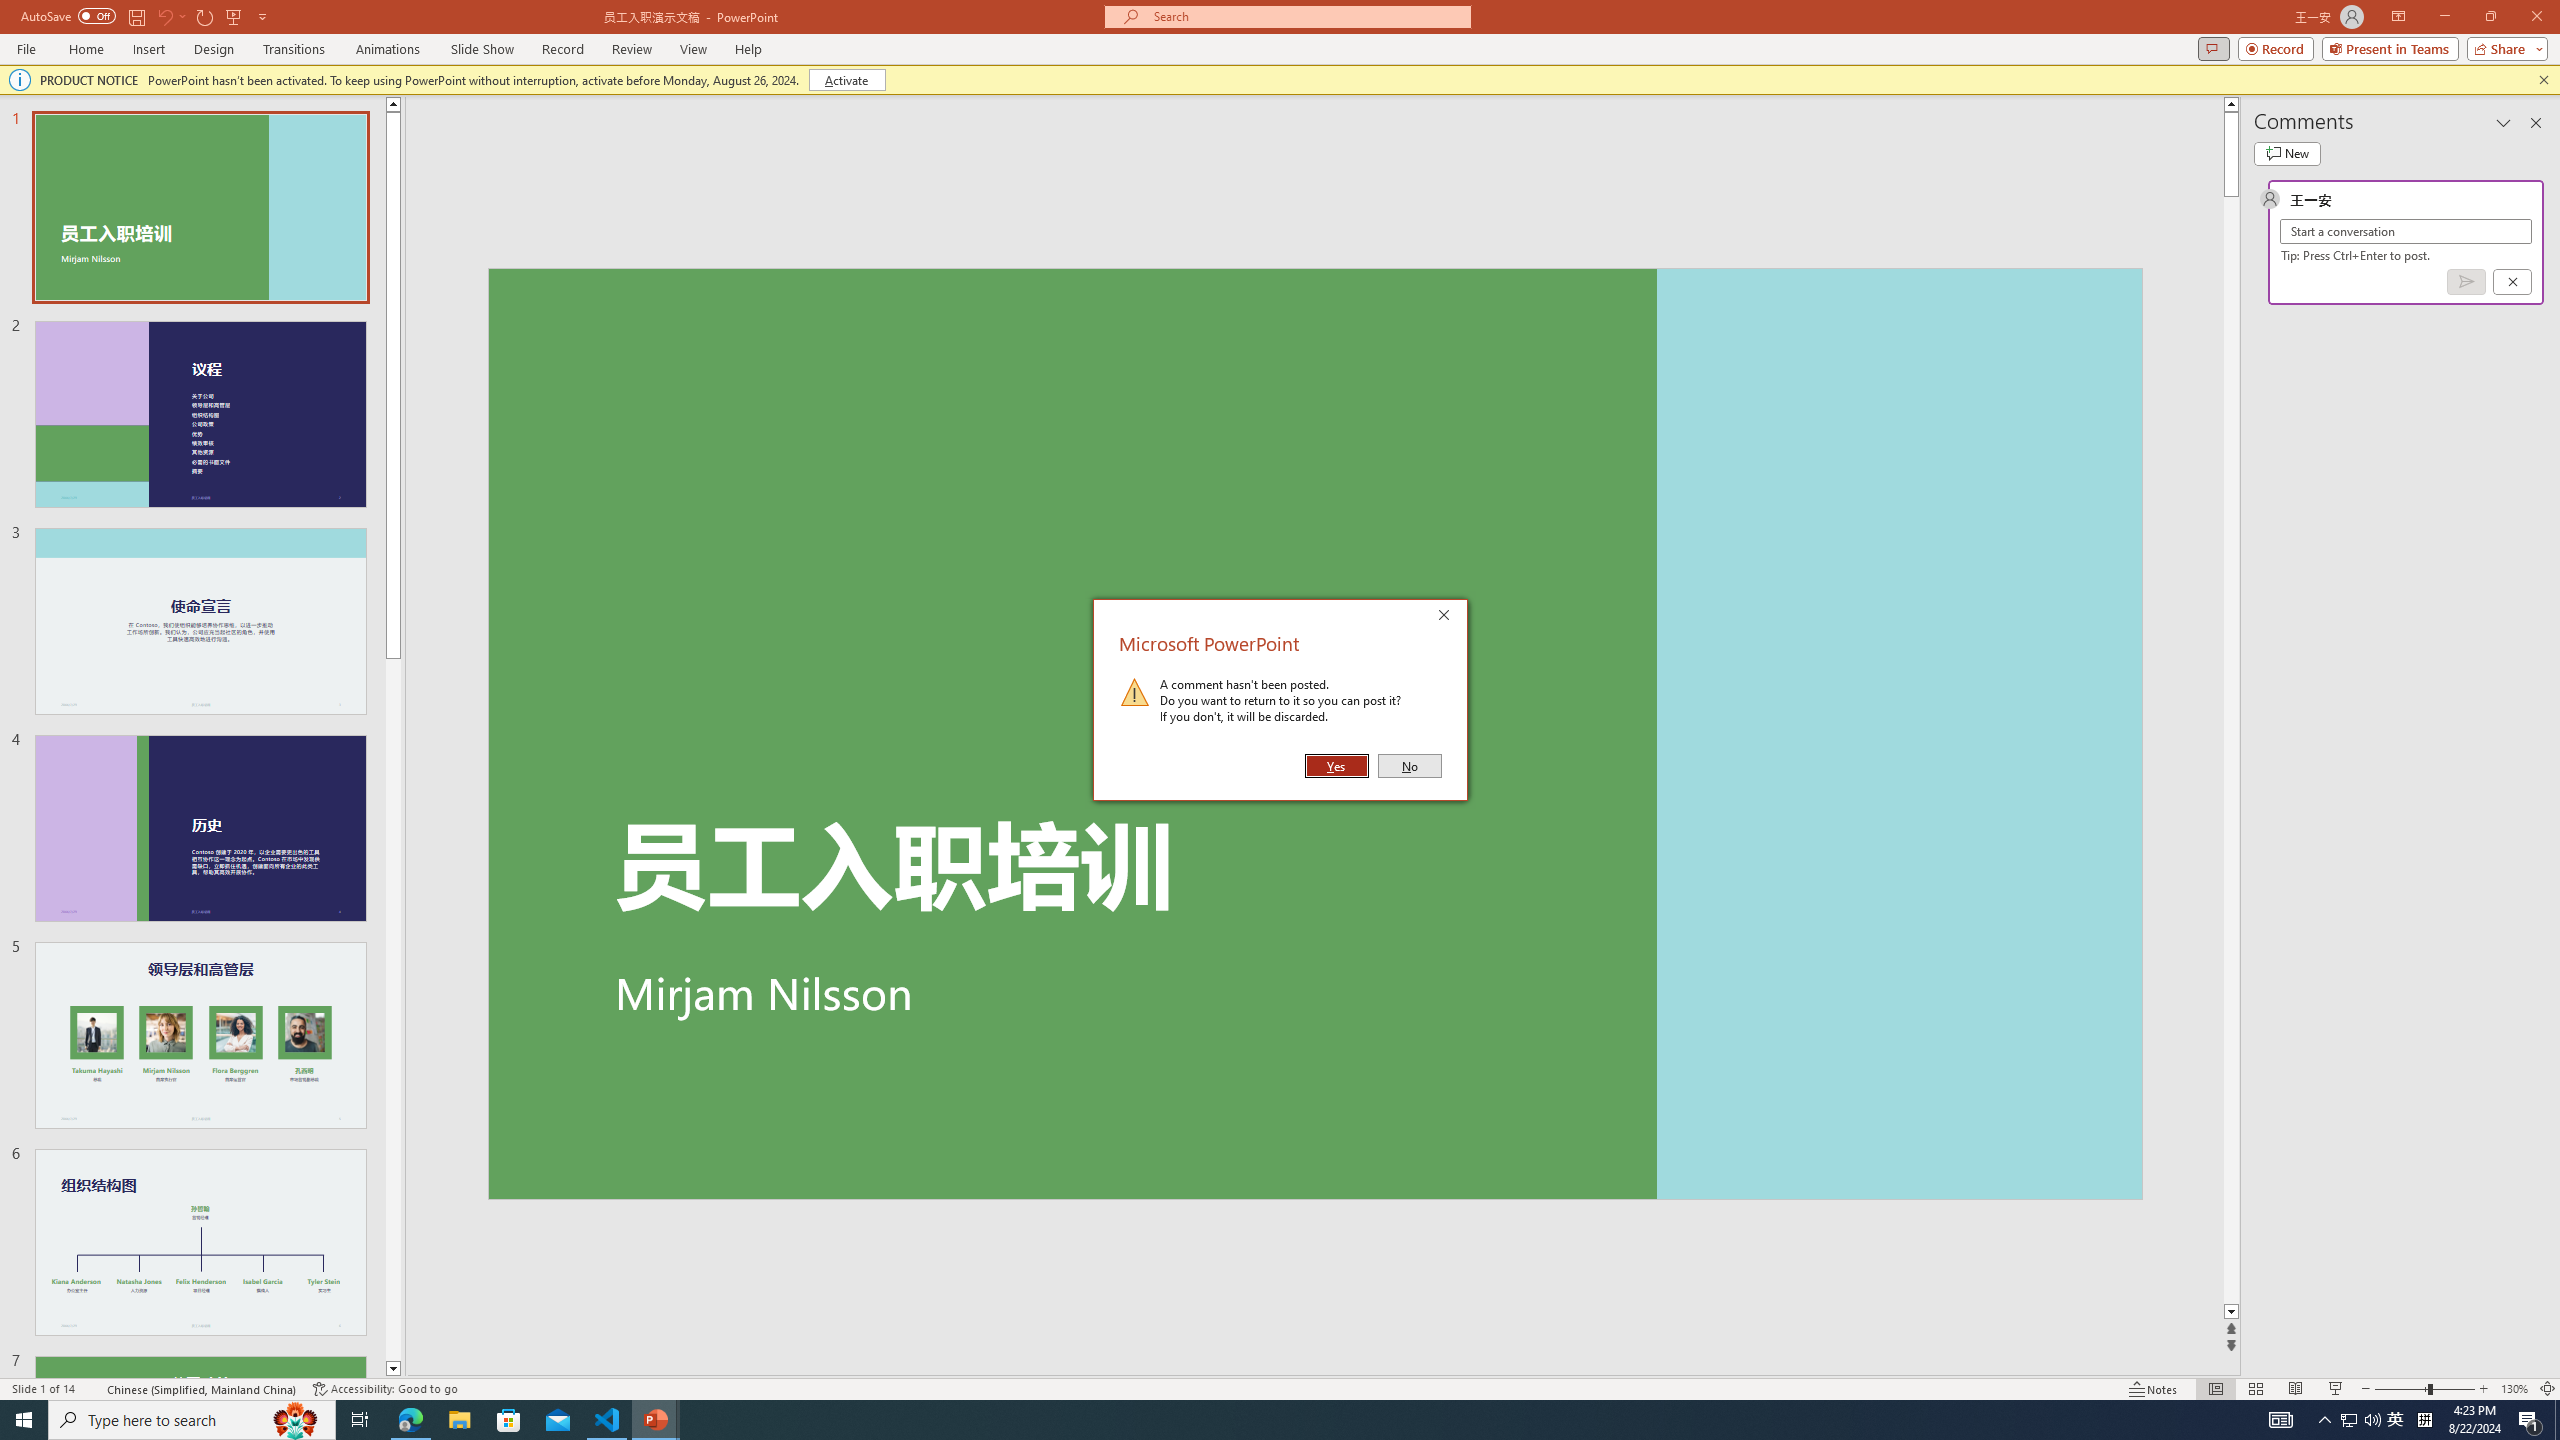  Describe the element at coordinates (656, 1418) in the screenshot. I see `'PowerPoint - 2 running windows'` at that location.